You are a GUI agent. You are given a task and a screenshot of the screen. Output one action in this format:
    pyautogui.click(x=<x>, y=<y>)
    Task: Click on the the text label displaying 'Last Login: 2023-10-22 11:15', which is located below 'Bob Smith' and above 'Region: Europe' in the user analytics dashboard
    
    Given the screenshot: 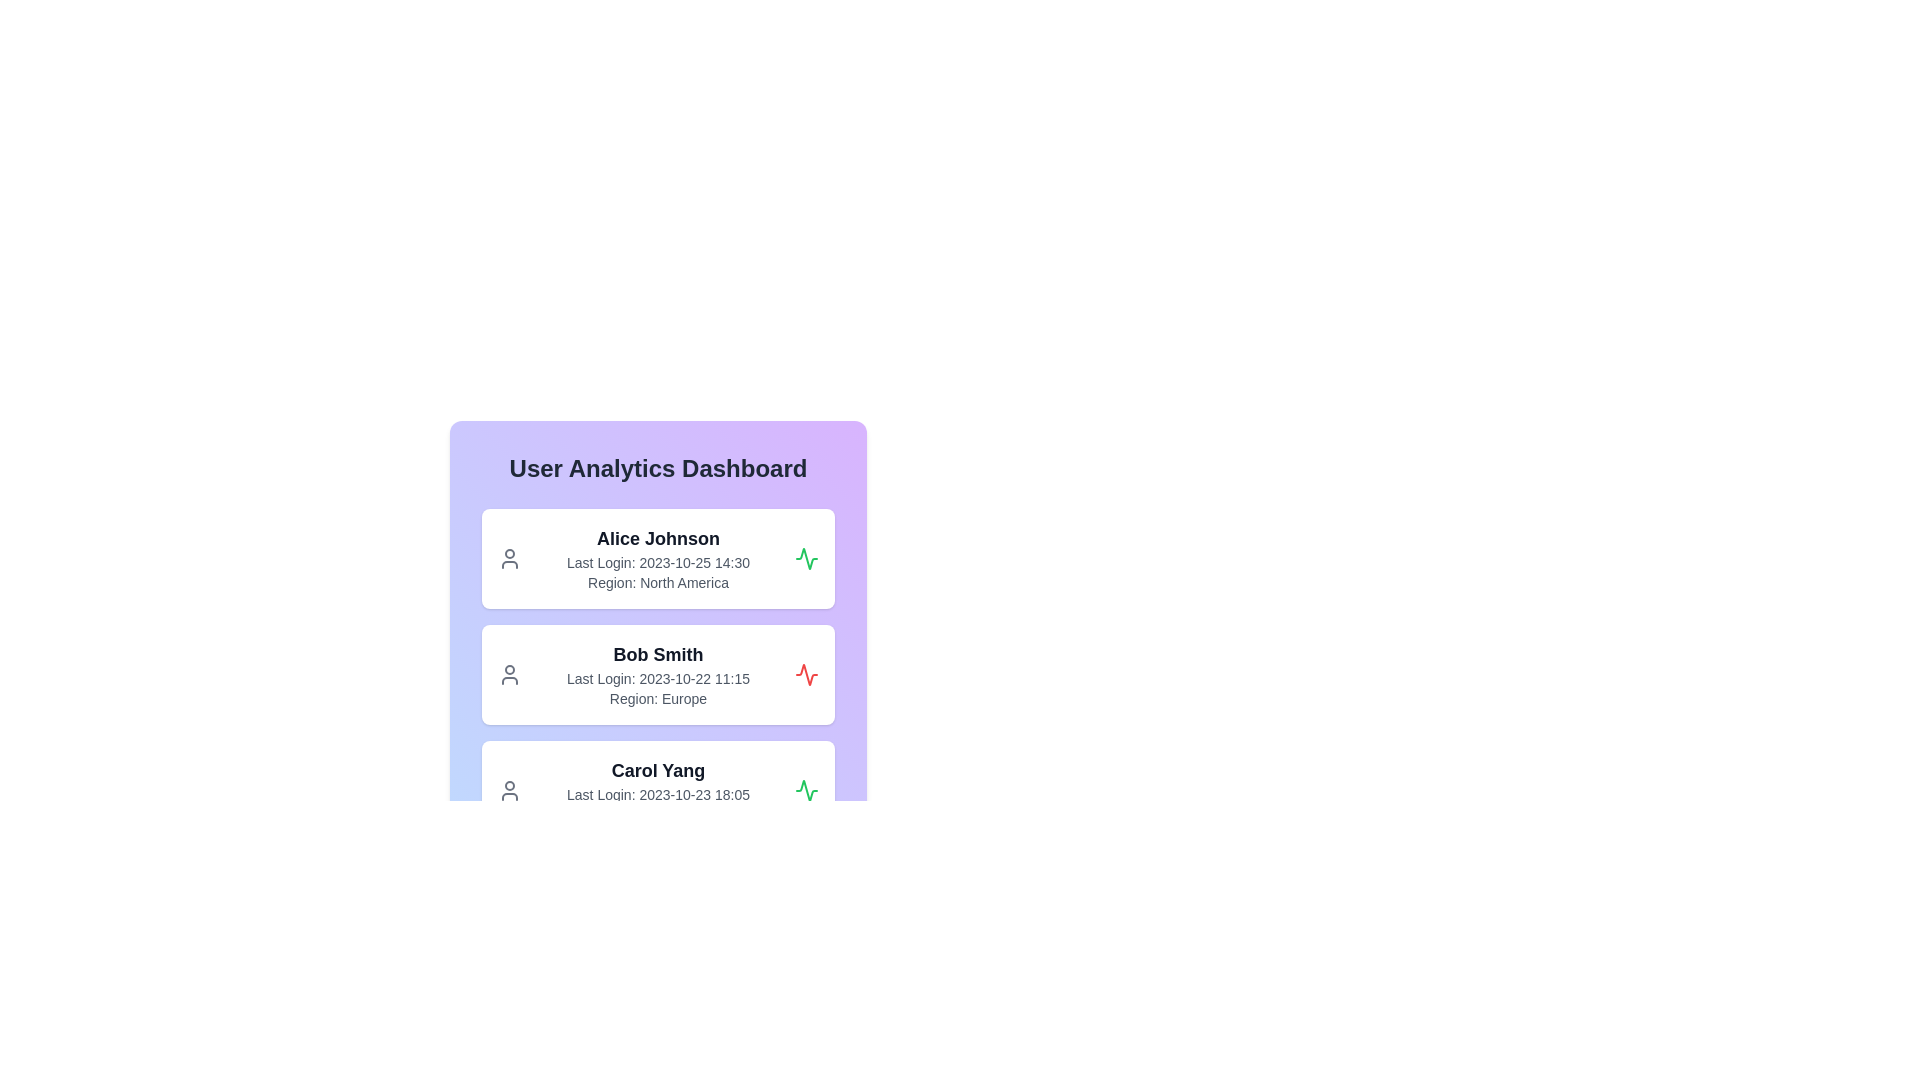 What is the action you would take?
    pyautogui.click(x=658, y=677)
    